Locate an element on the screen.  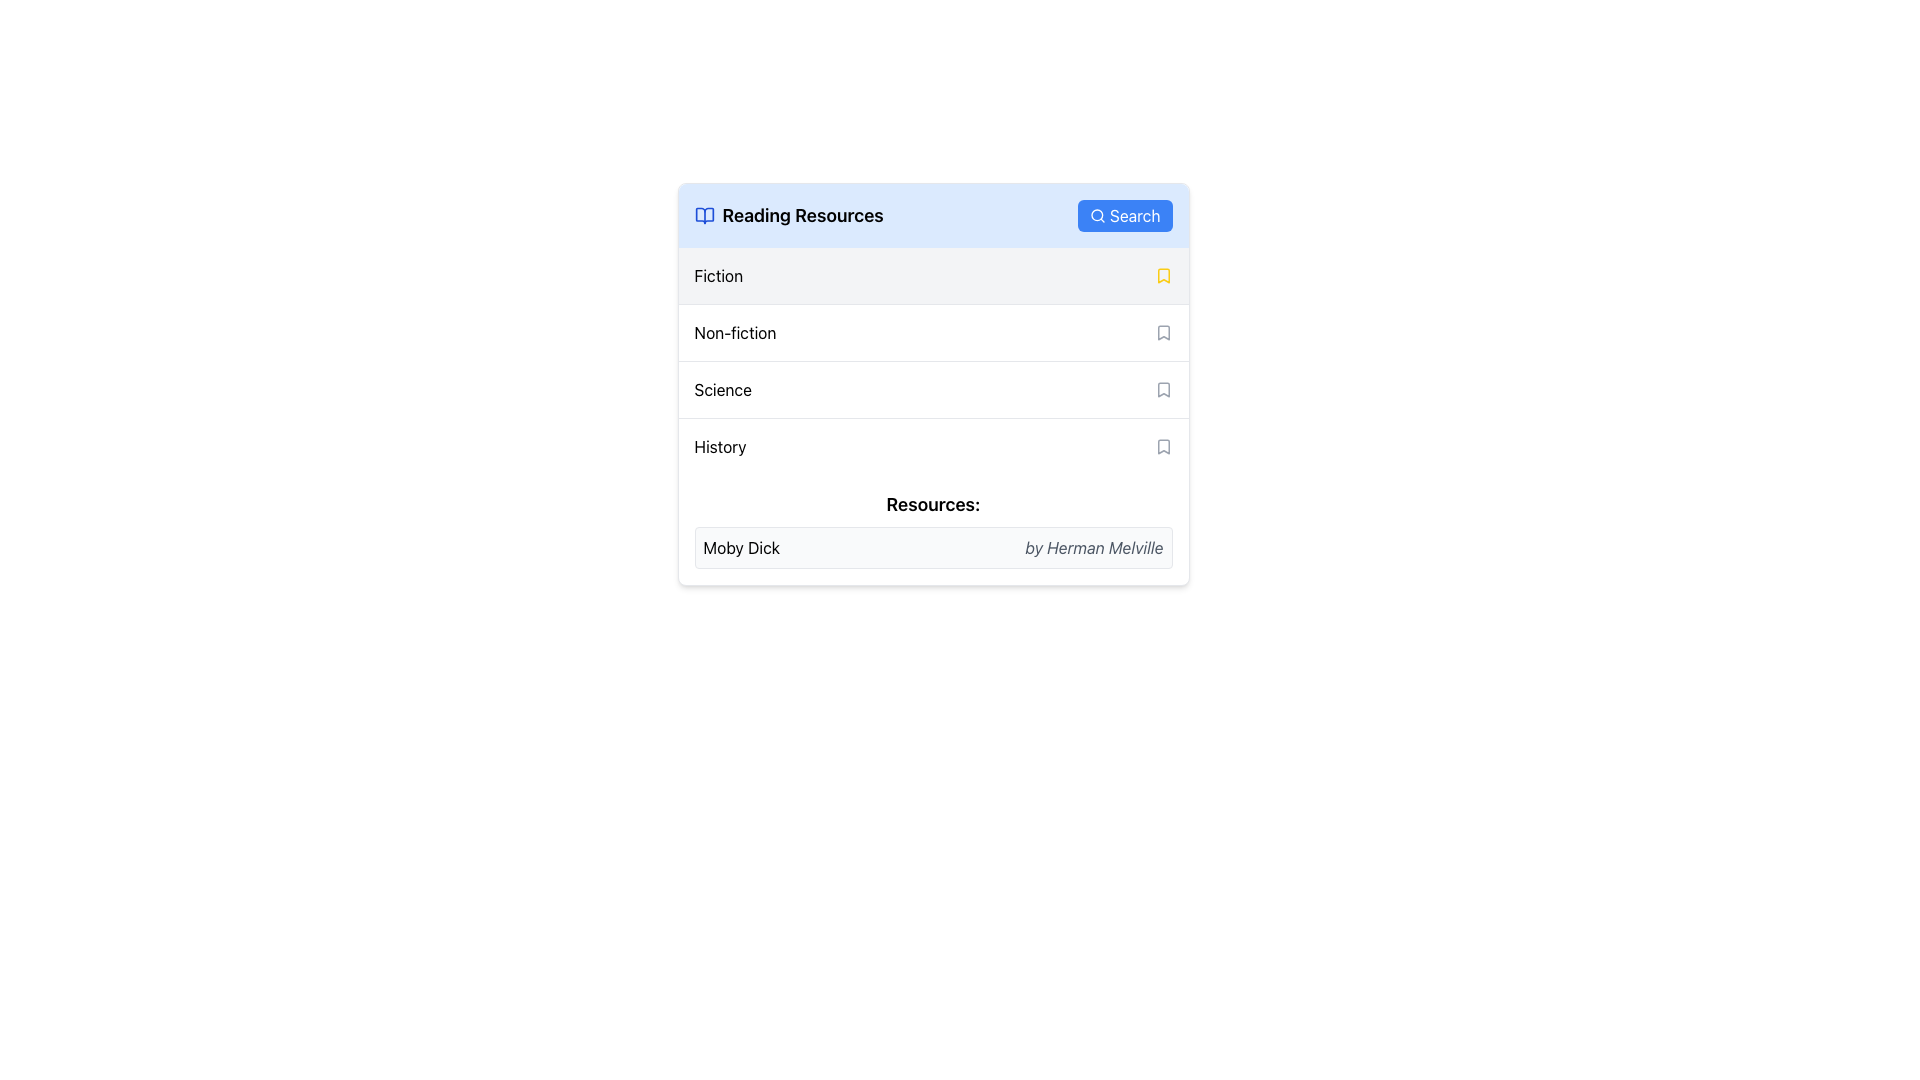
the text element displaying the author's name is located at coordinates (1093, 547).